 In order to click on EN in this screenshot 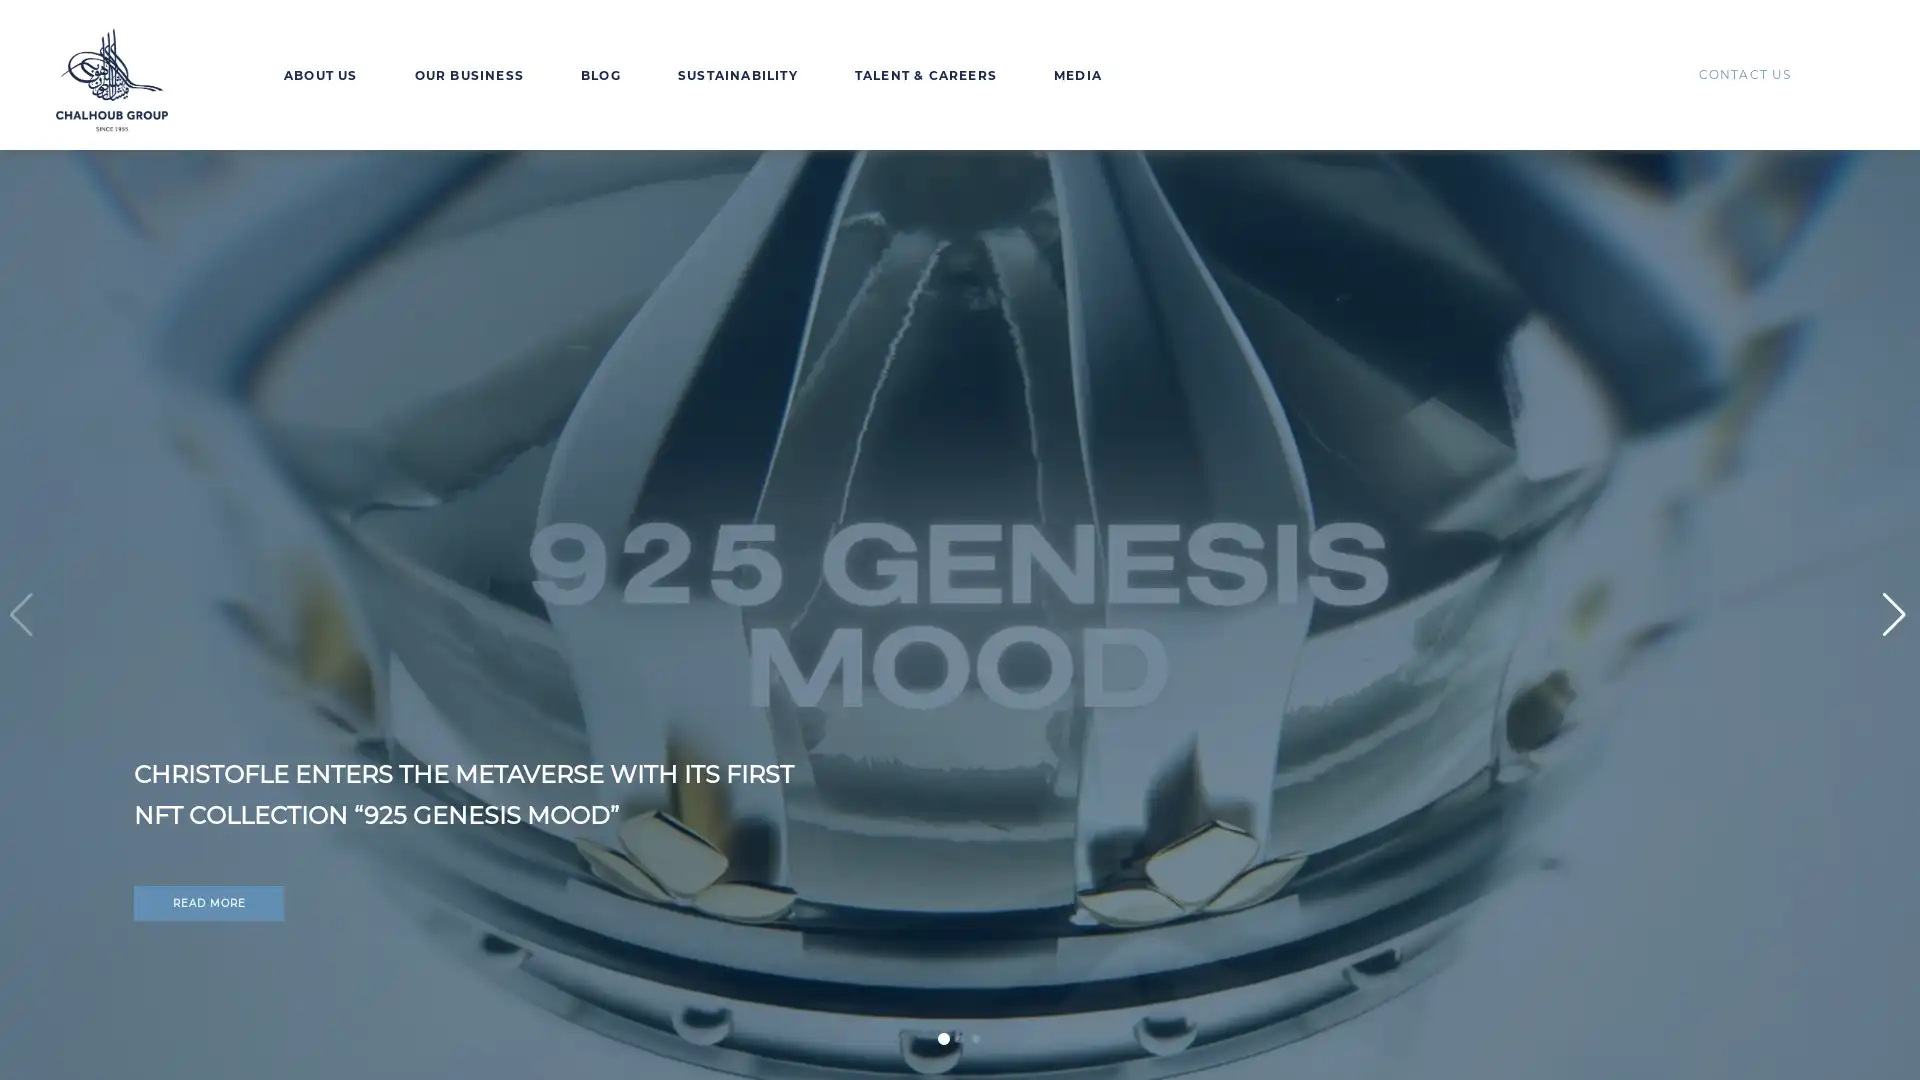, I will do `click(1627, 61)`.